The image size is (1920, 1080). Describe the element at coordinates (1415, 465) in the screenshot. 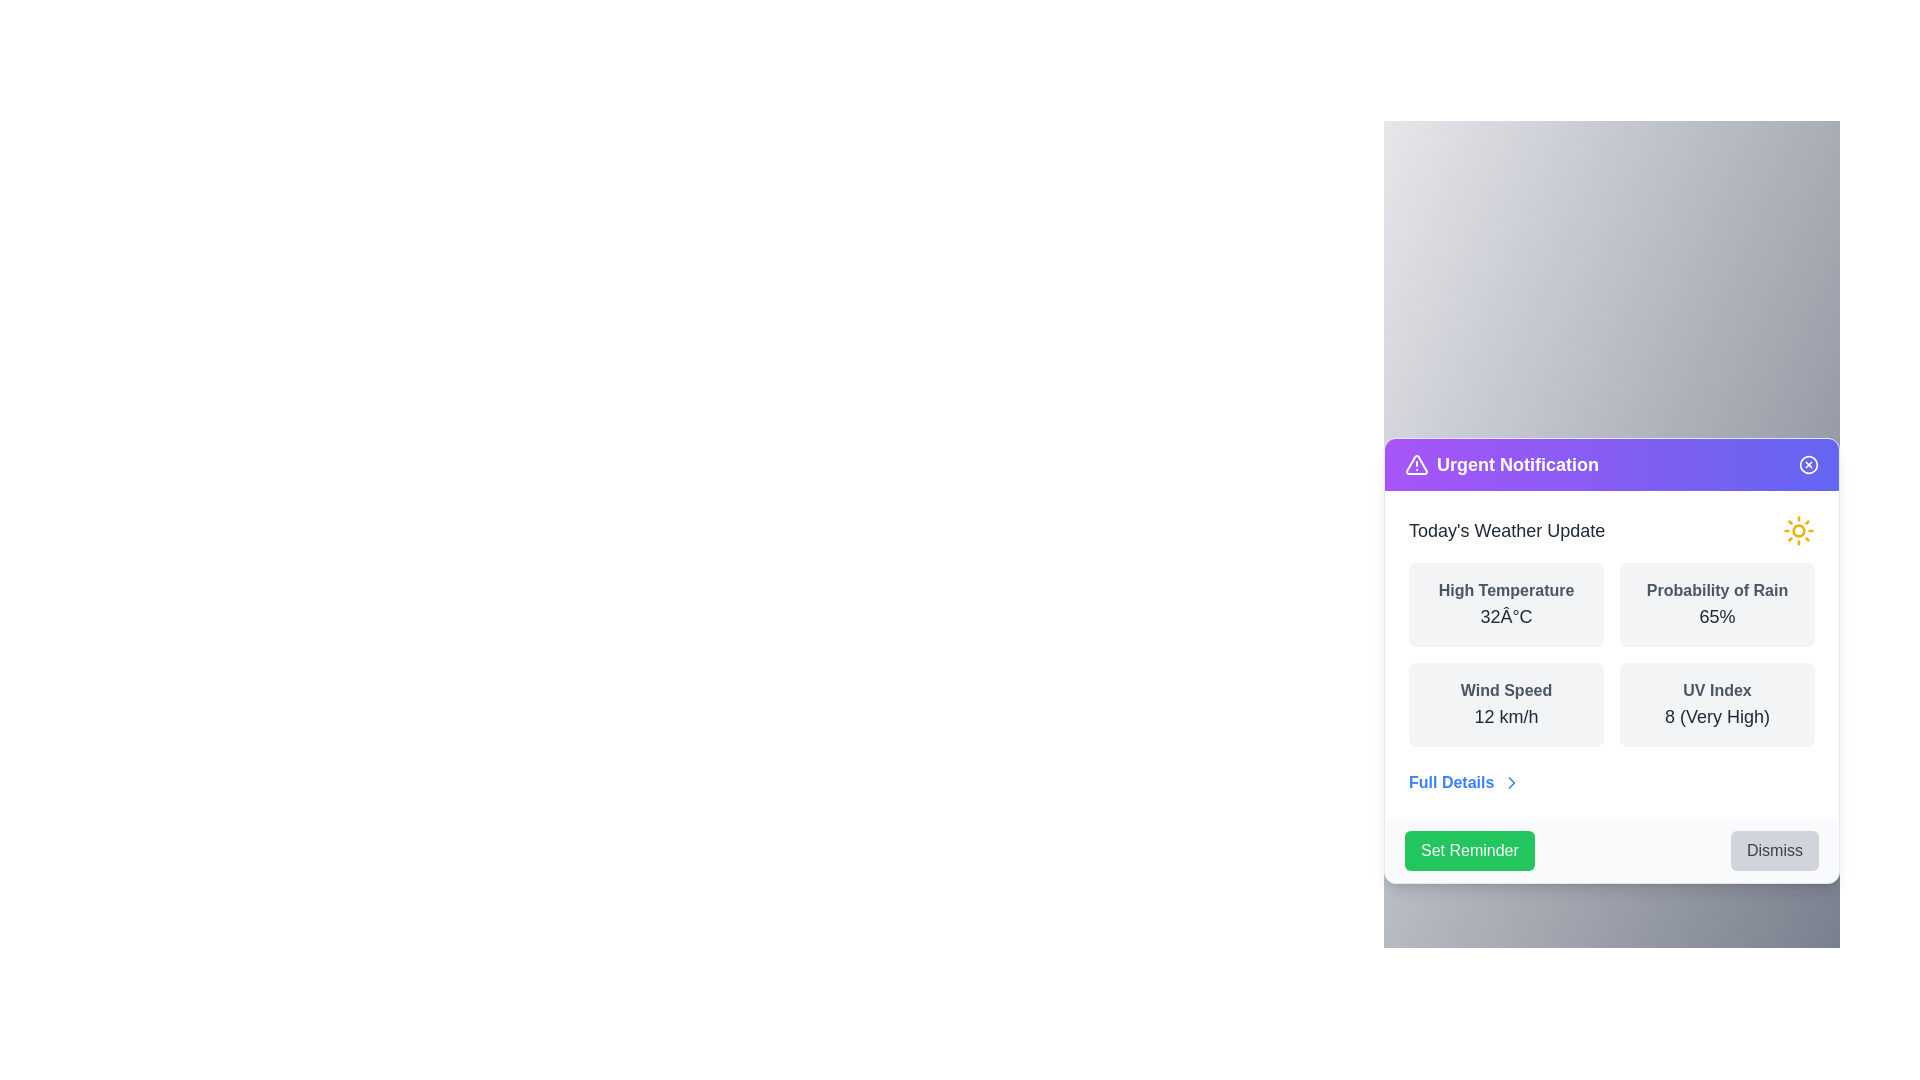

I see `the alert icon shaped like a triangle with an exclamation mark inside, which has a purple background and is located to the left of the text 'Urgent Notification' within the header of the notification card` at that location.